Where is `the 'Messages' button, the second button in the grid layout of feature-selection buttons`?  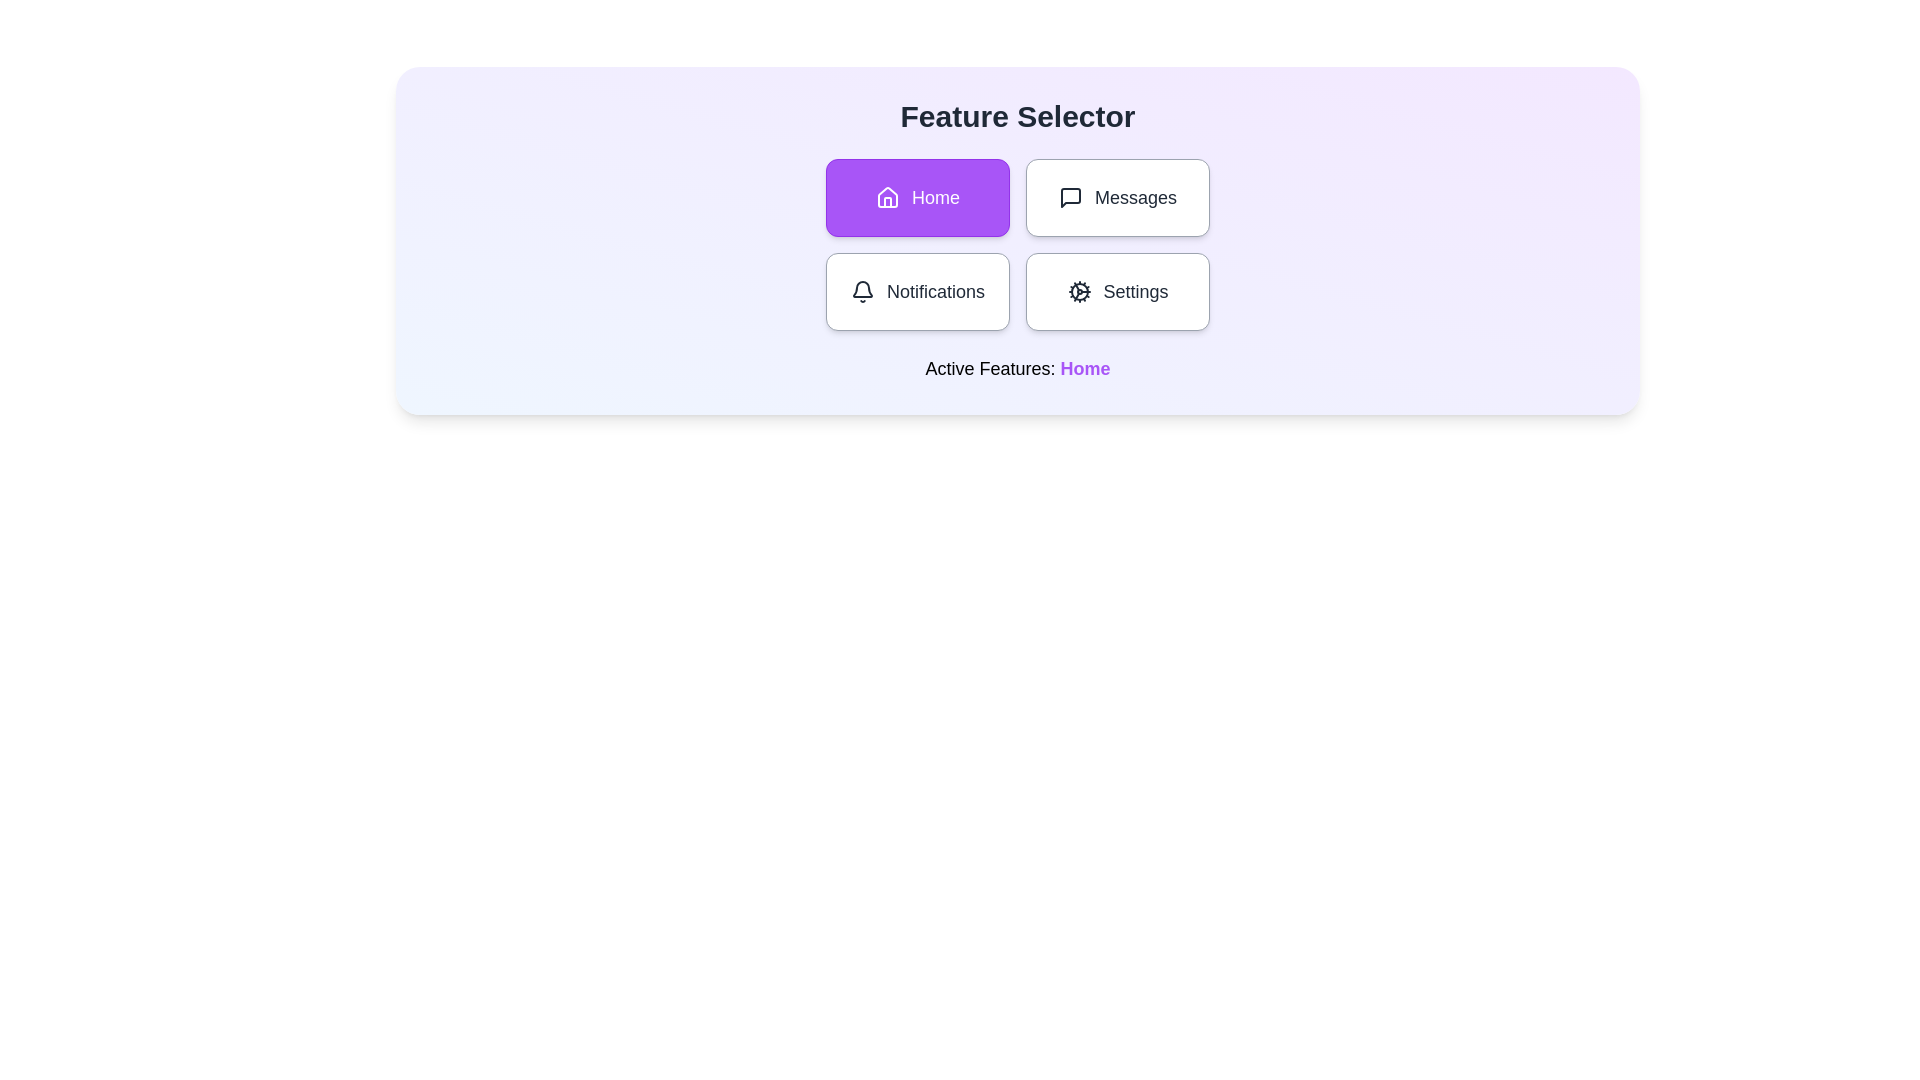
the 'Messages' button, the second button in the grid layout of feature-selection buttons is located at coordinates (1117, 197).